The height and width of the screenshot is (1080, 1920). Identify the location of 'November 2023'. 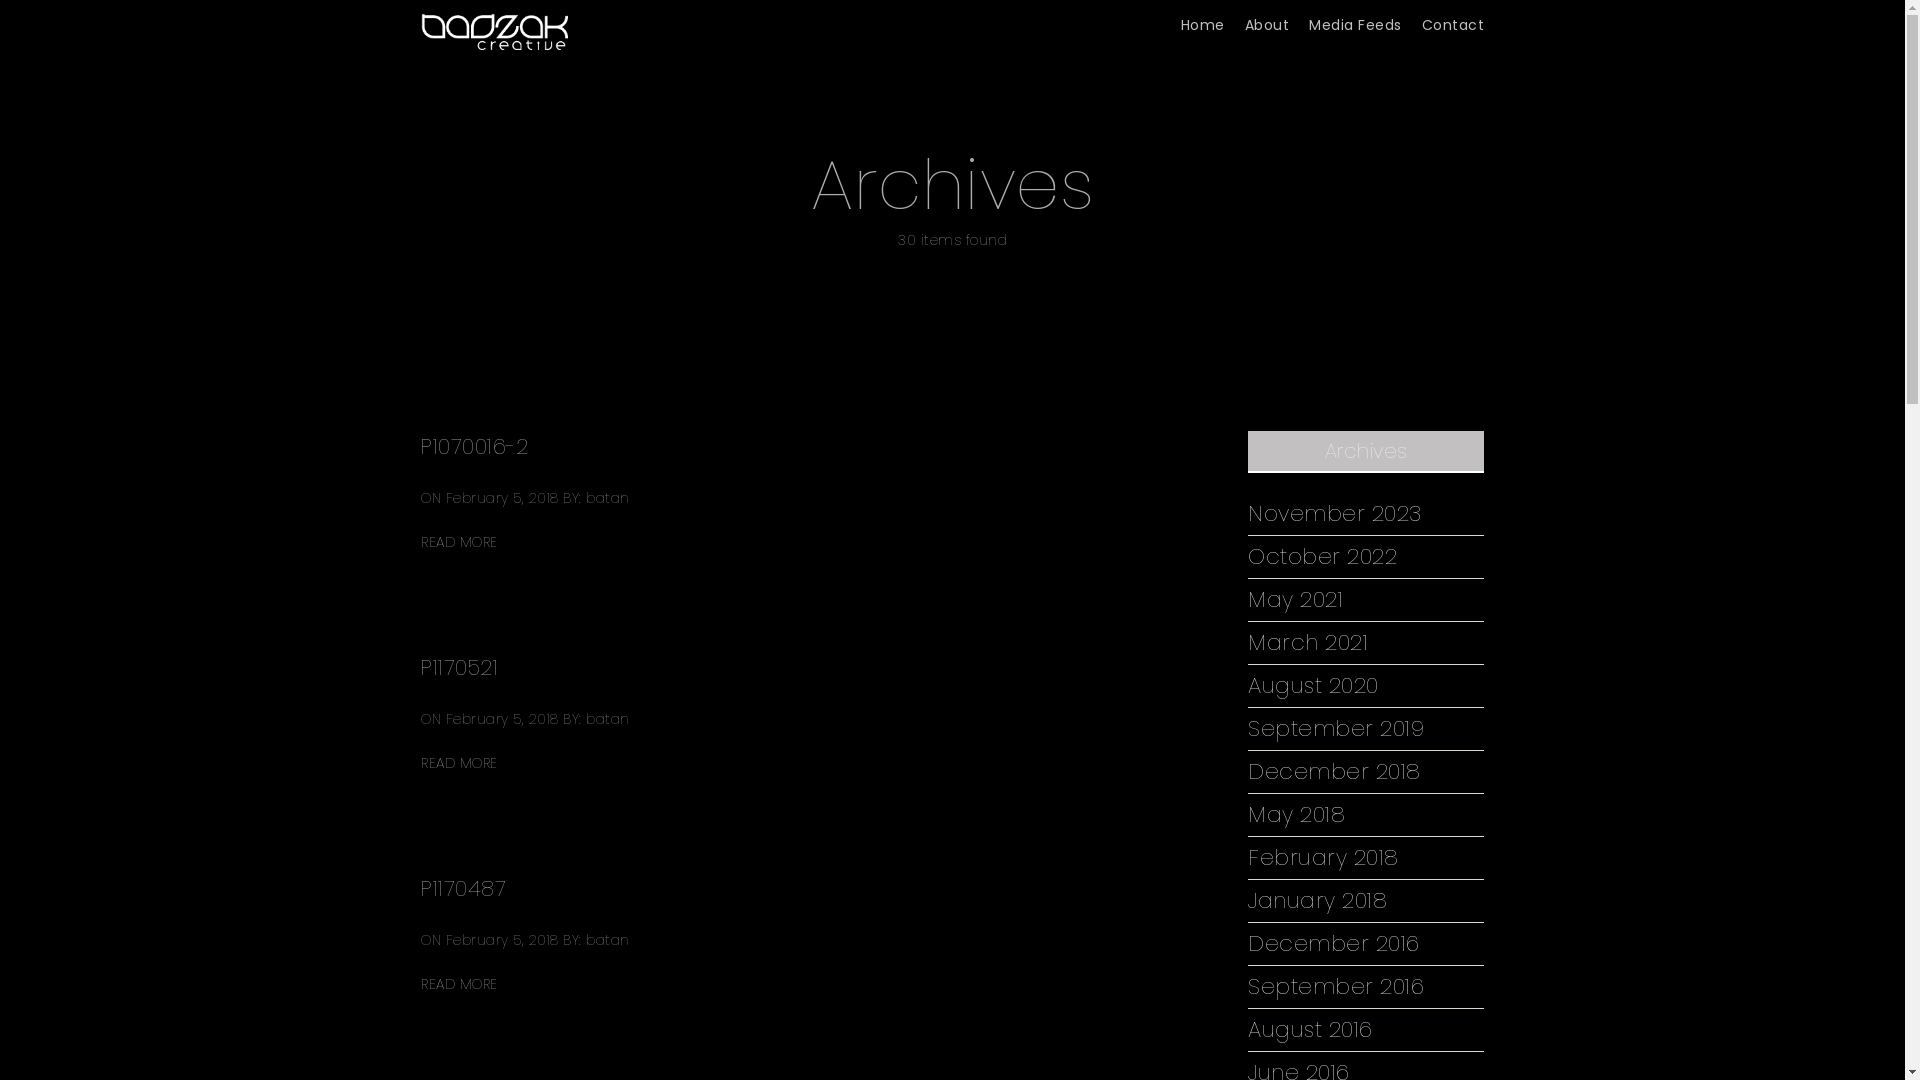
(1247, 512).